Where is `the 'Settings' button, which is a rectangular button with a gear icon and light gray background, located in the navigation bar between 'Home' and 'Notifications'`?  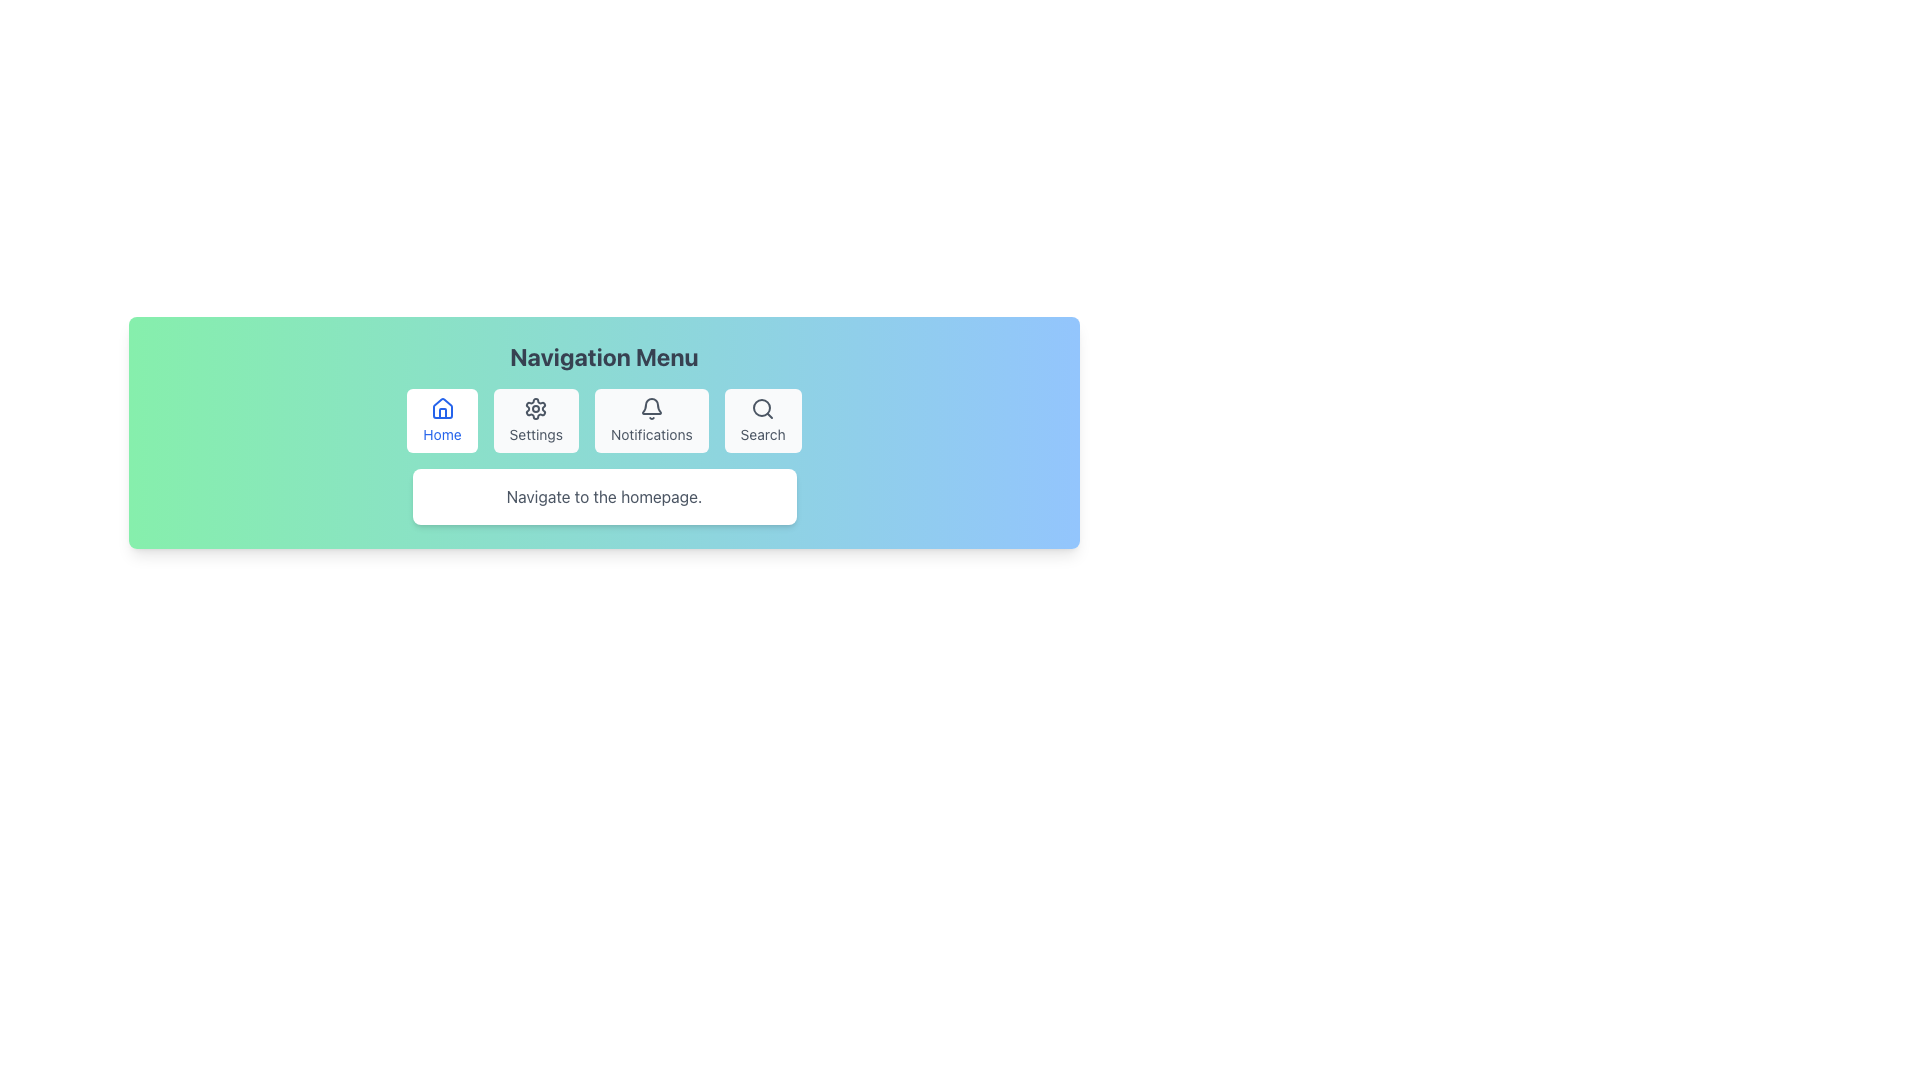
the 'Settings' button, which is a rectangular button with a gear icon and light gray background, located in the navigation bar between 'Home' and 'Notifications' is located at coordinates (536, 419).